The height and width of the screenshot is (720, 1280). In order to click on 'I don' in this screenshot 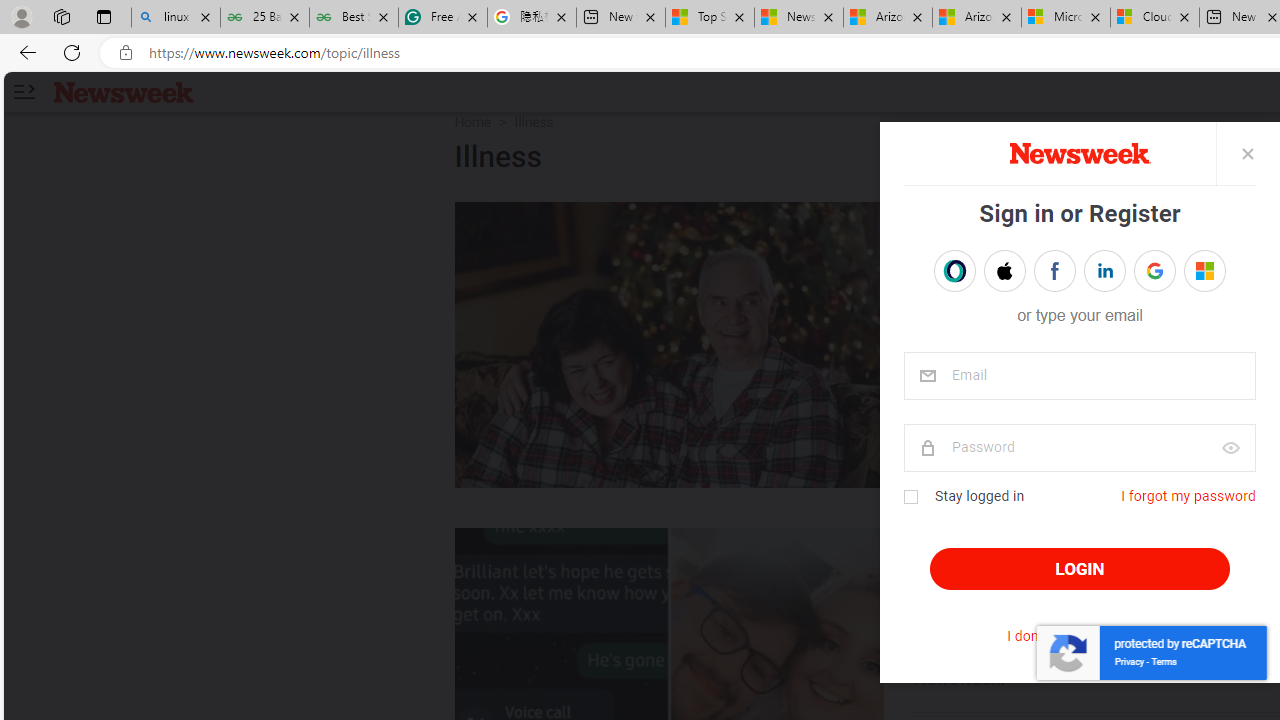, I will do `click(1078, 636)`.